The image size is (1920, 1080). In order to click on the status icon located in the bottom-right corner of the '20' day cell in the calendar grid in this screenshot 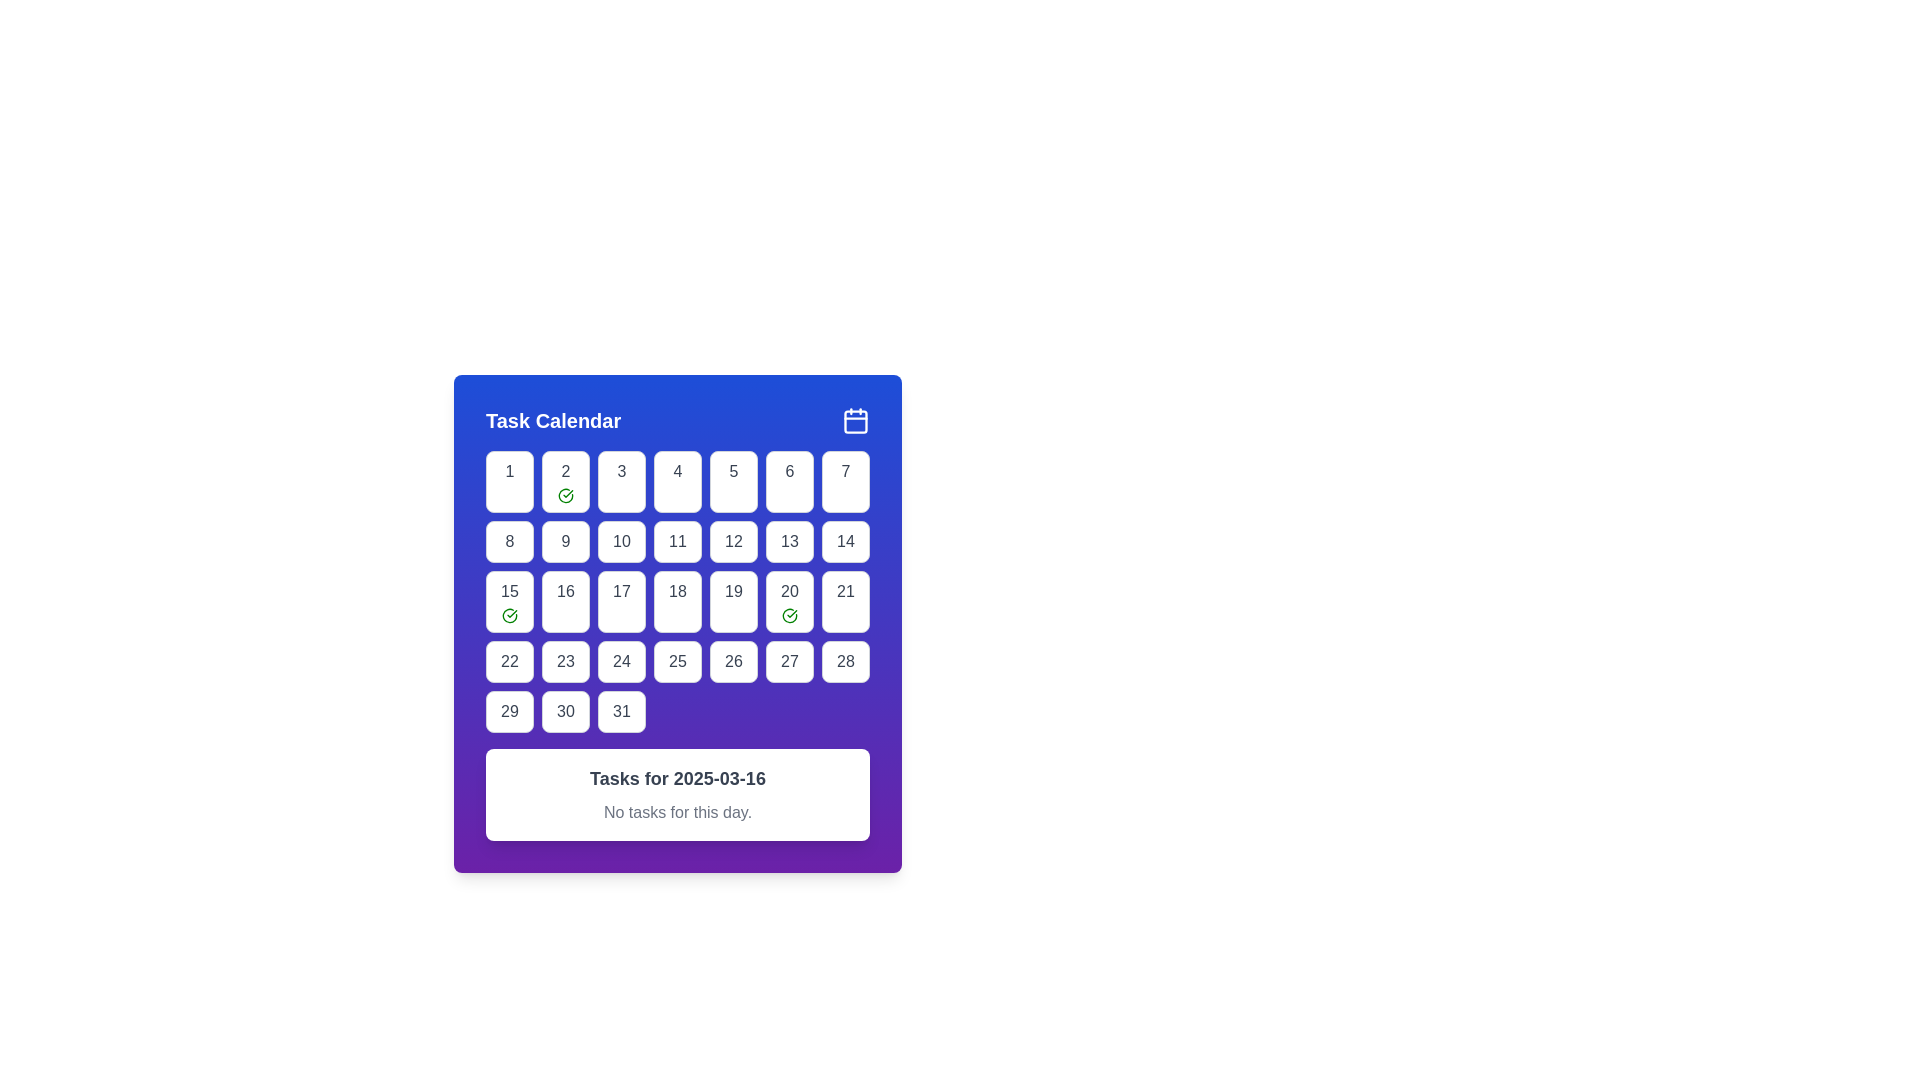, I will do `click(789, 615)`.